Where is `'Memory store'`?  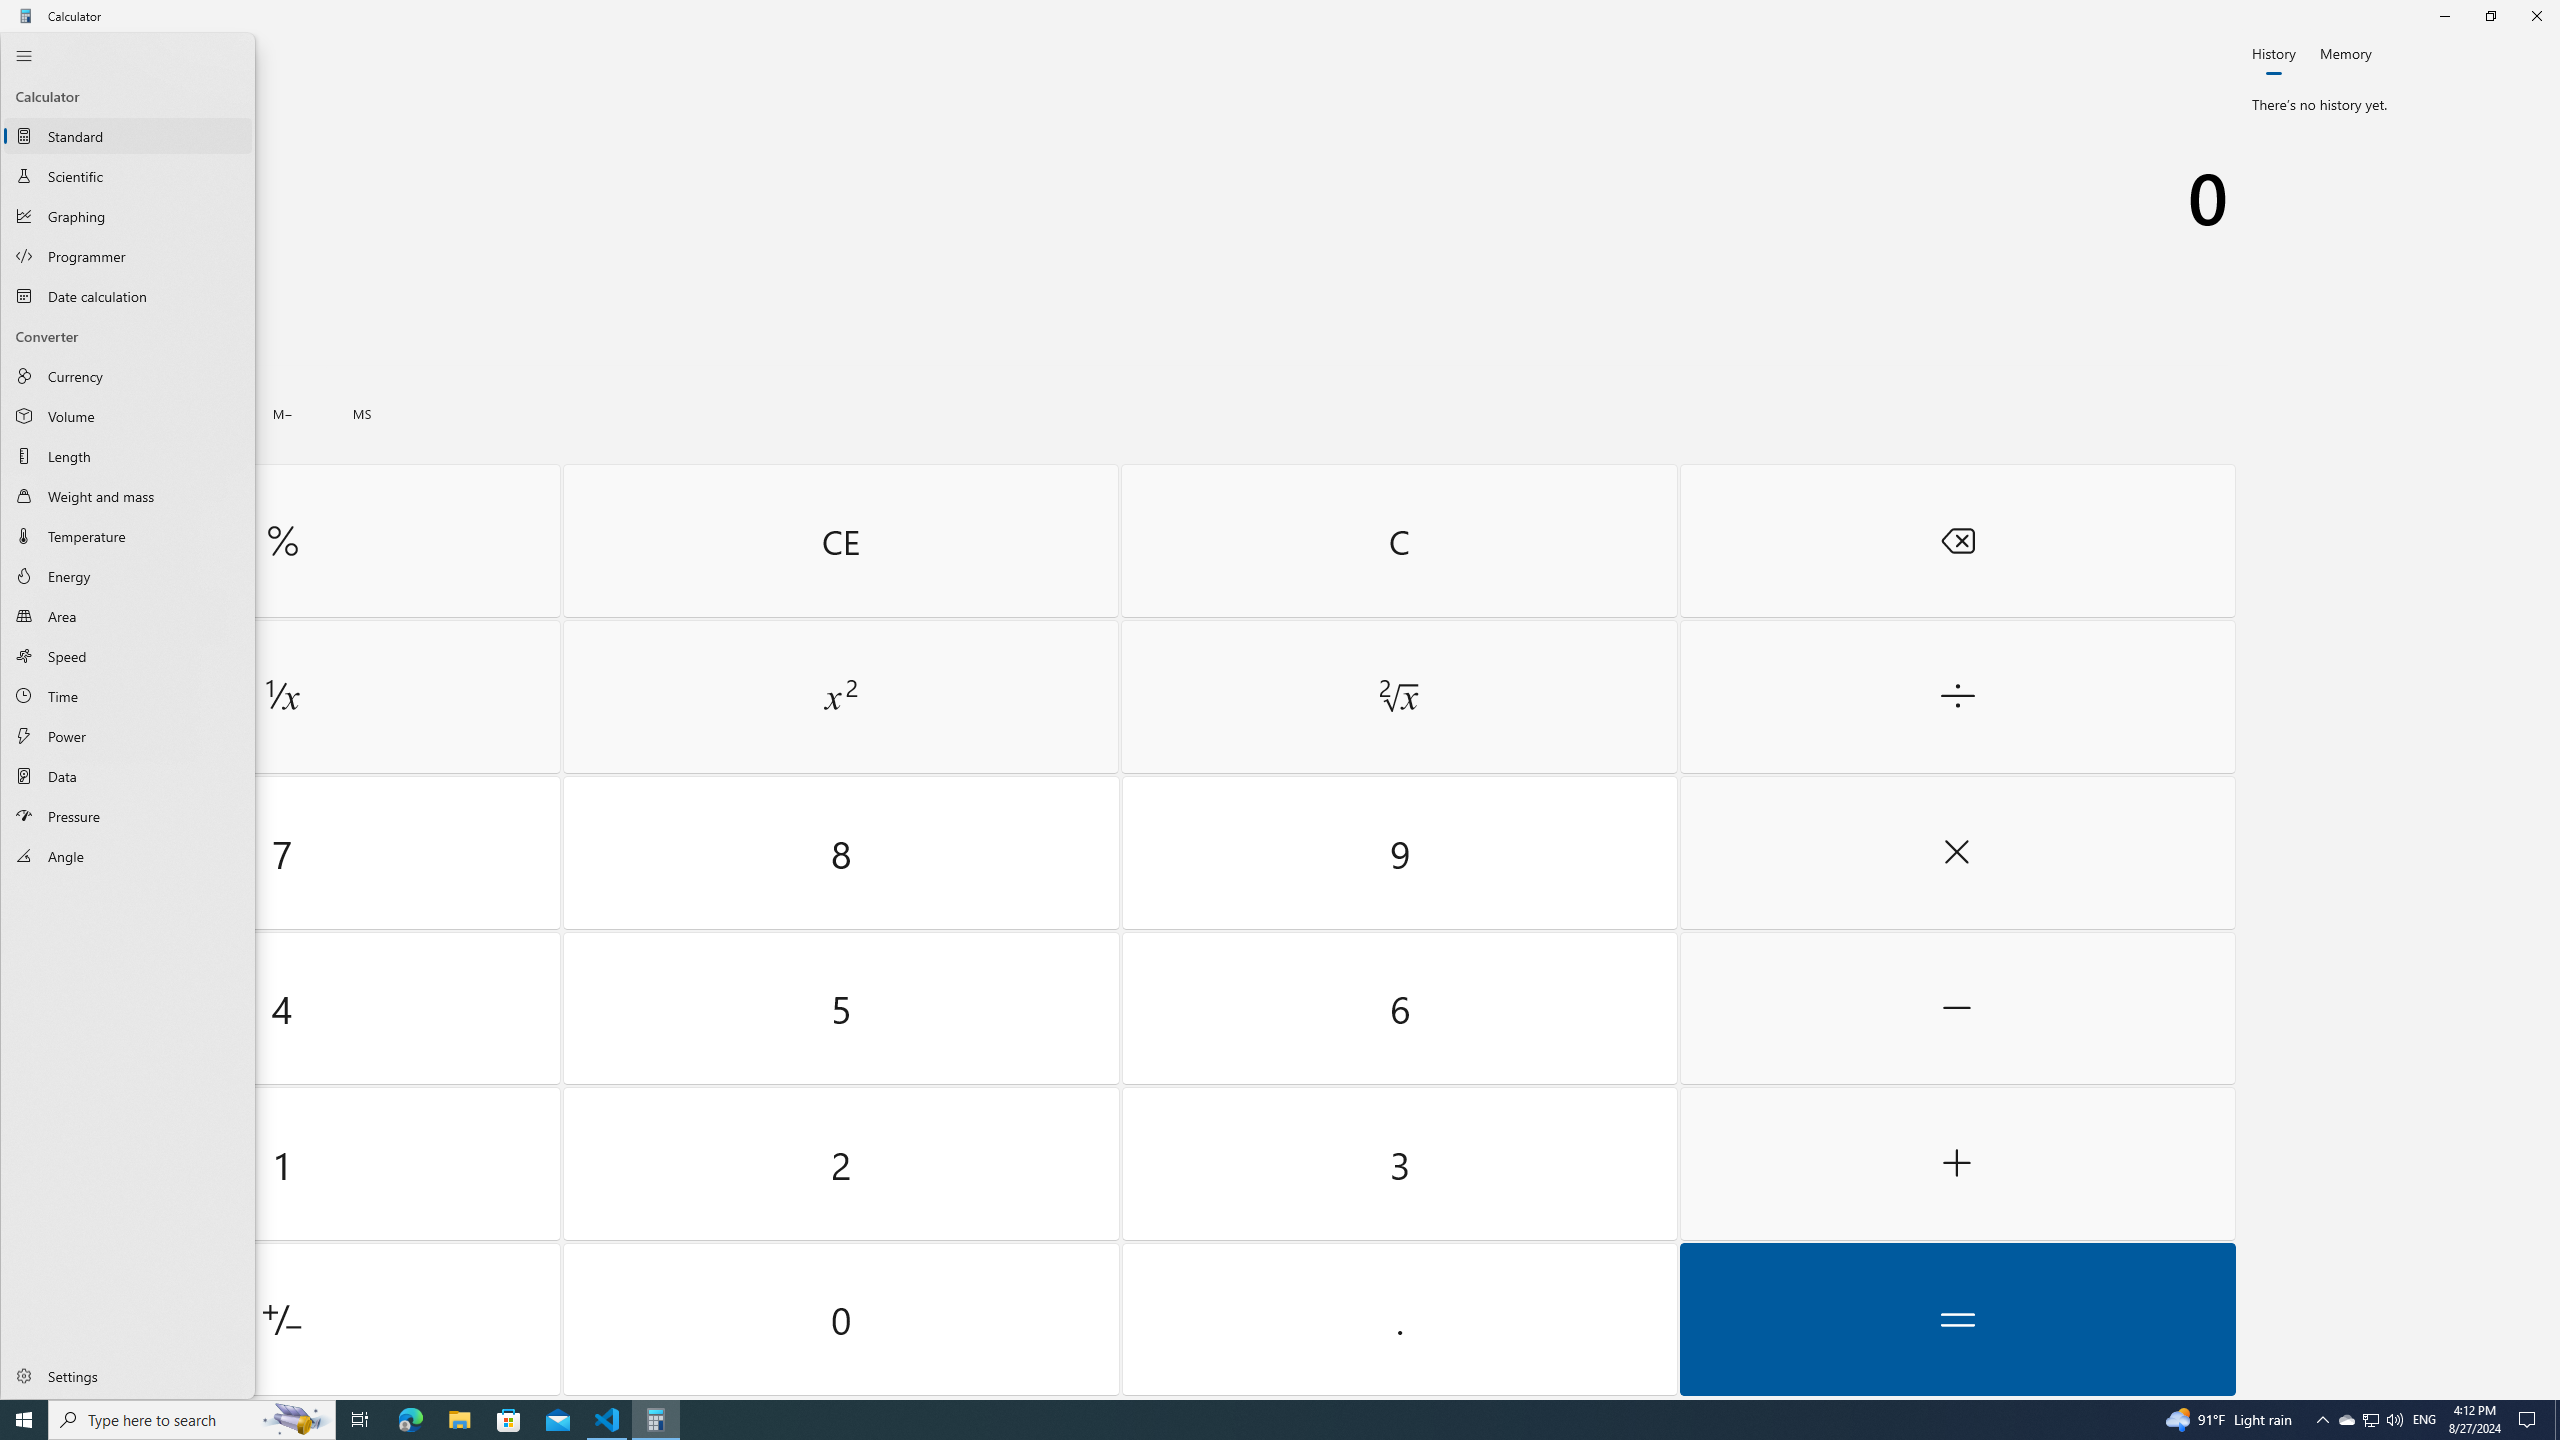
'Memory store' is located at coordinates (362, 413).